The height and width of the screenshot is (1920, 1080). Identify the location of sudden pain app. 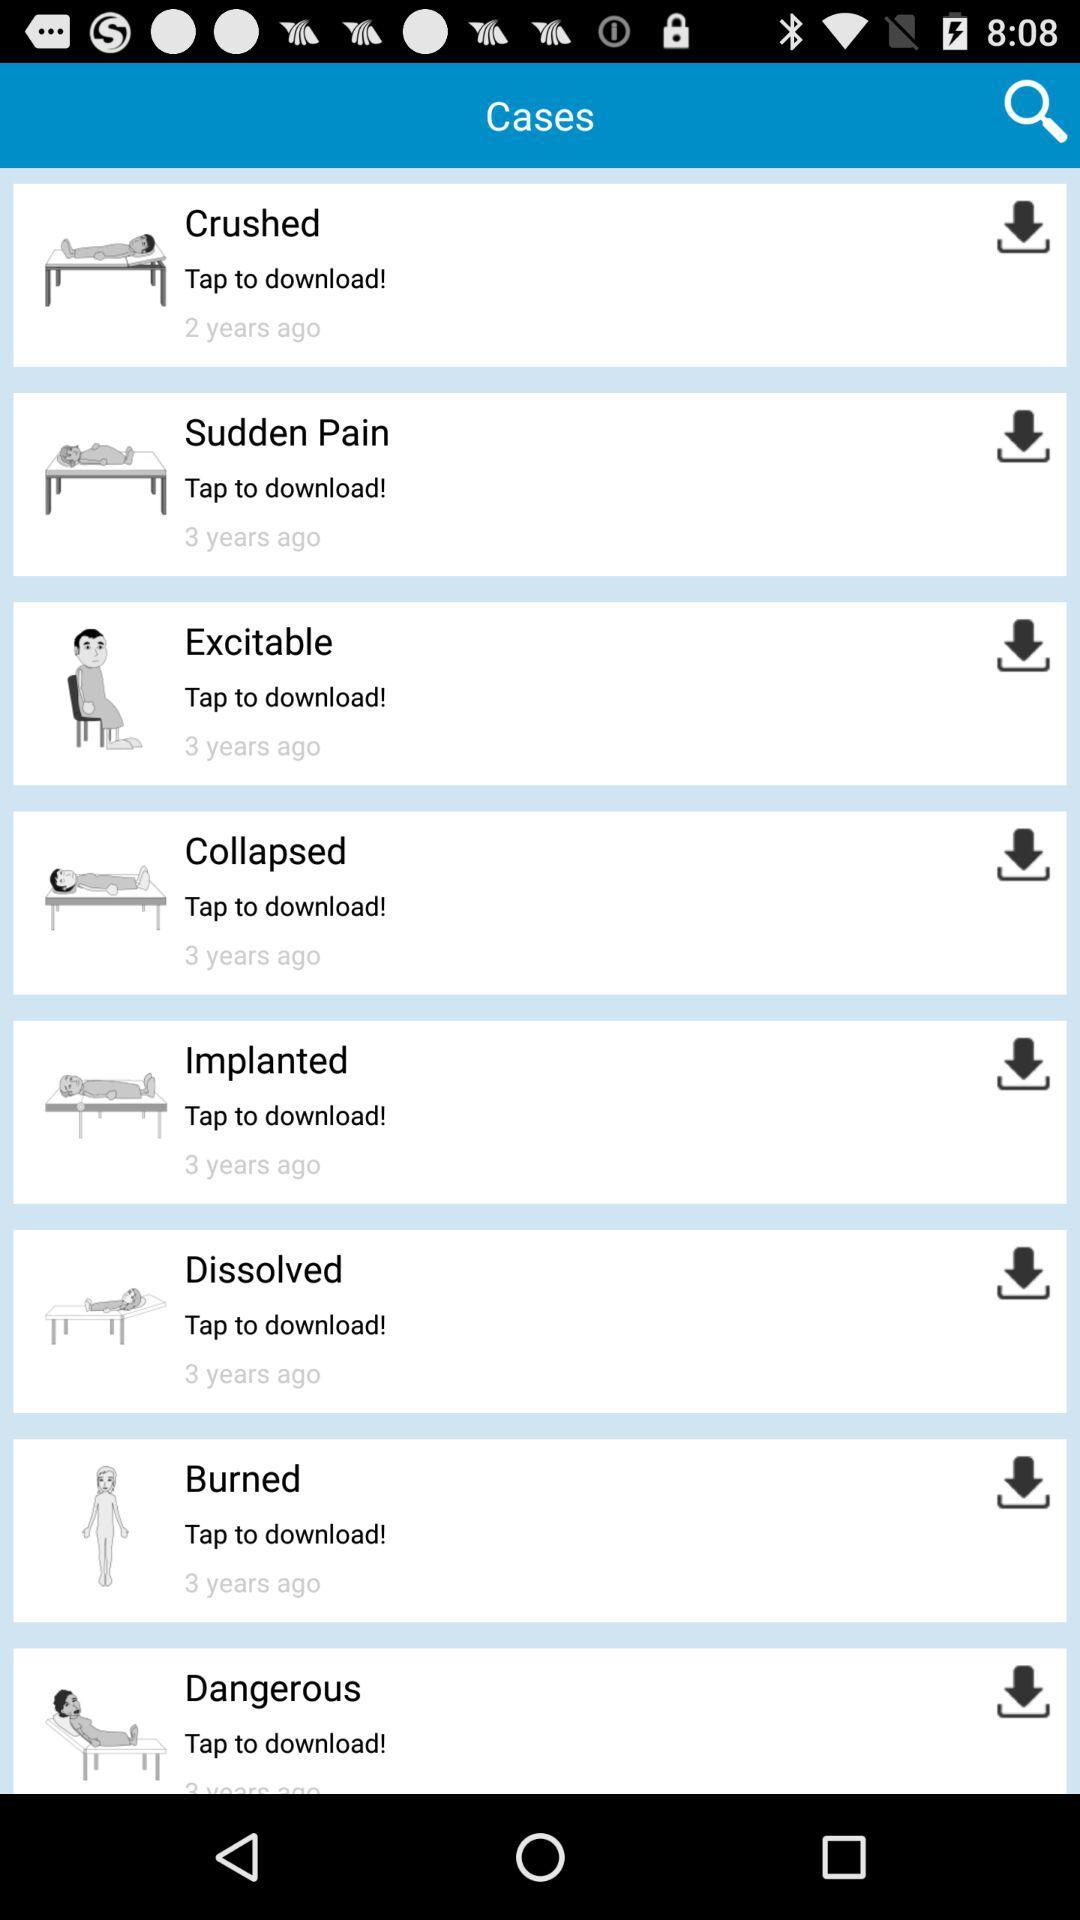
(287, 430).